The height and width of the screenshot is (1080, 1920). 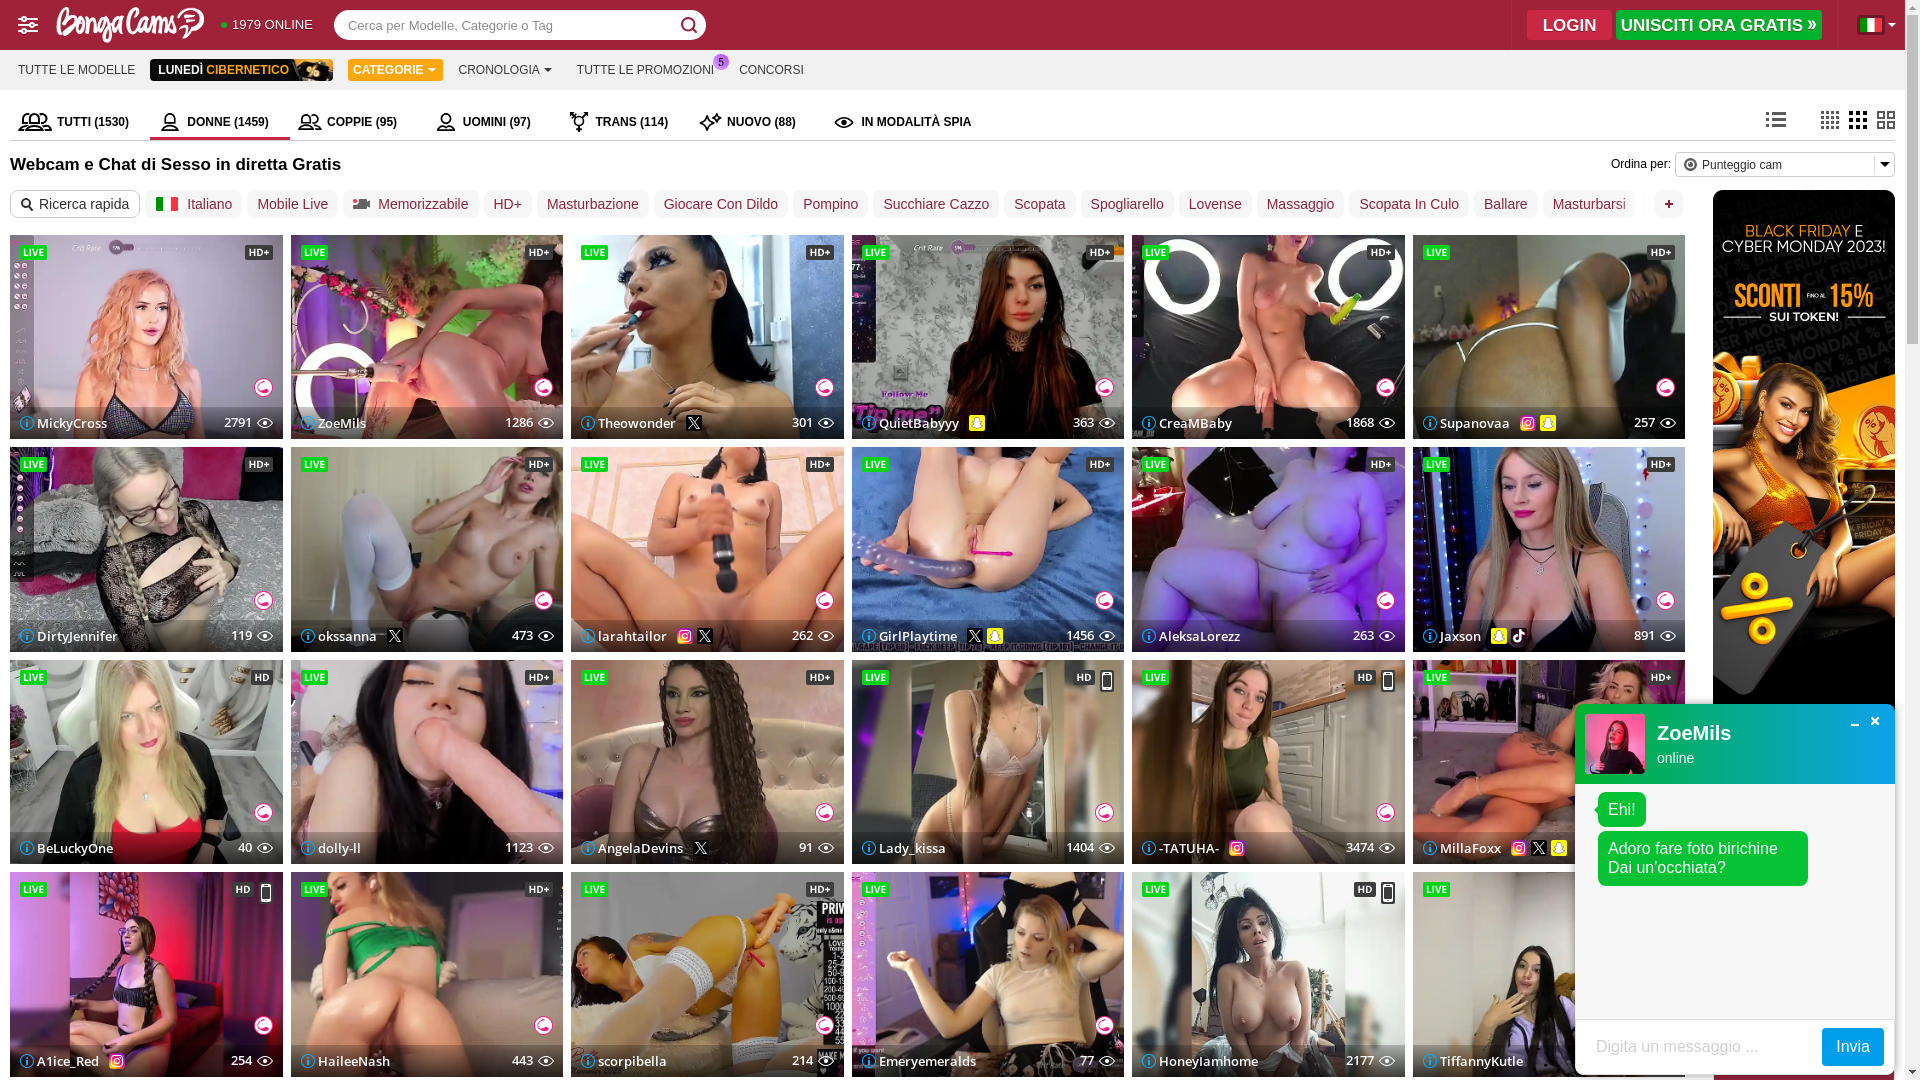 What do you see at coordinates (756, 122) in the screenshot?
I see `'NUOVO (88)'` at bounding box center [756, 122].